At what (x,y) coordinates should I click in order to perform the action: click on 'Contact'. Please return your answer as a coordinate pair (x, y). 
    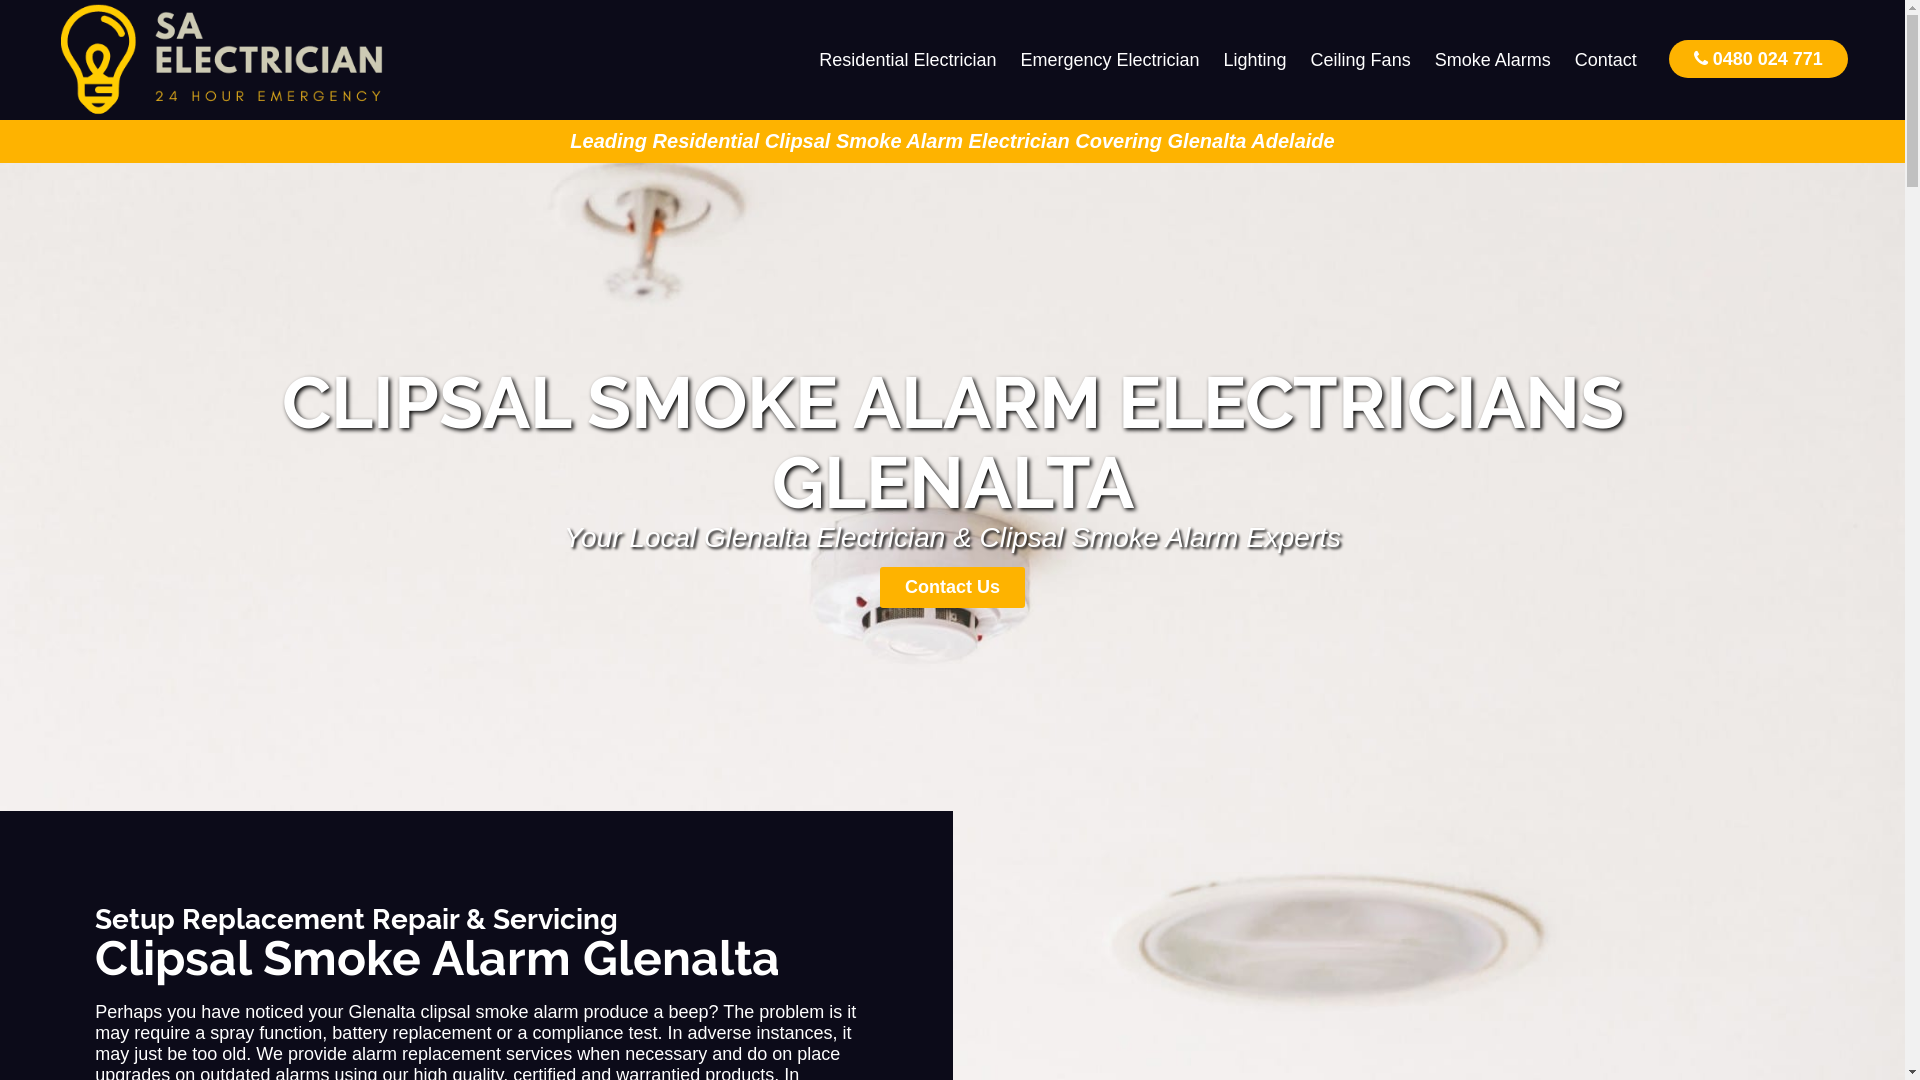
    Looking at the image, I should click on (1606, 59).